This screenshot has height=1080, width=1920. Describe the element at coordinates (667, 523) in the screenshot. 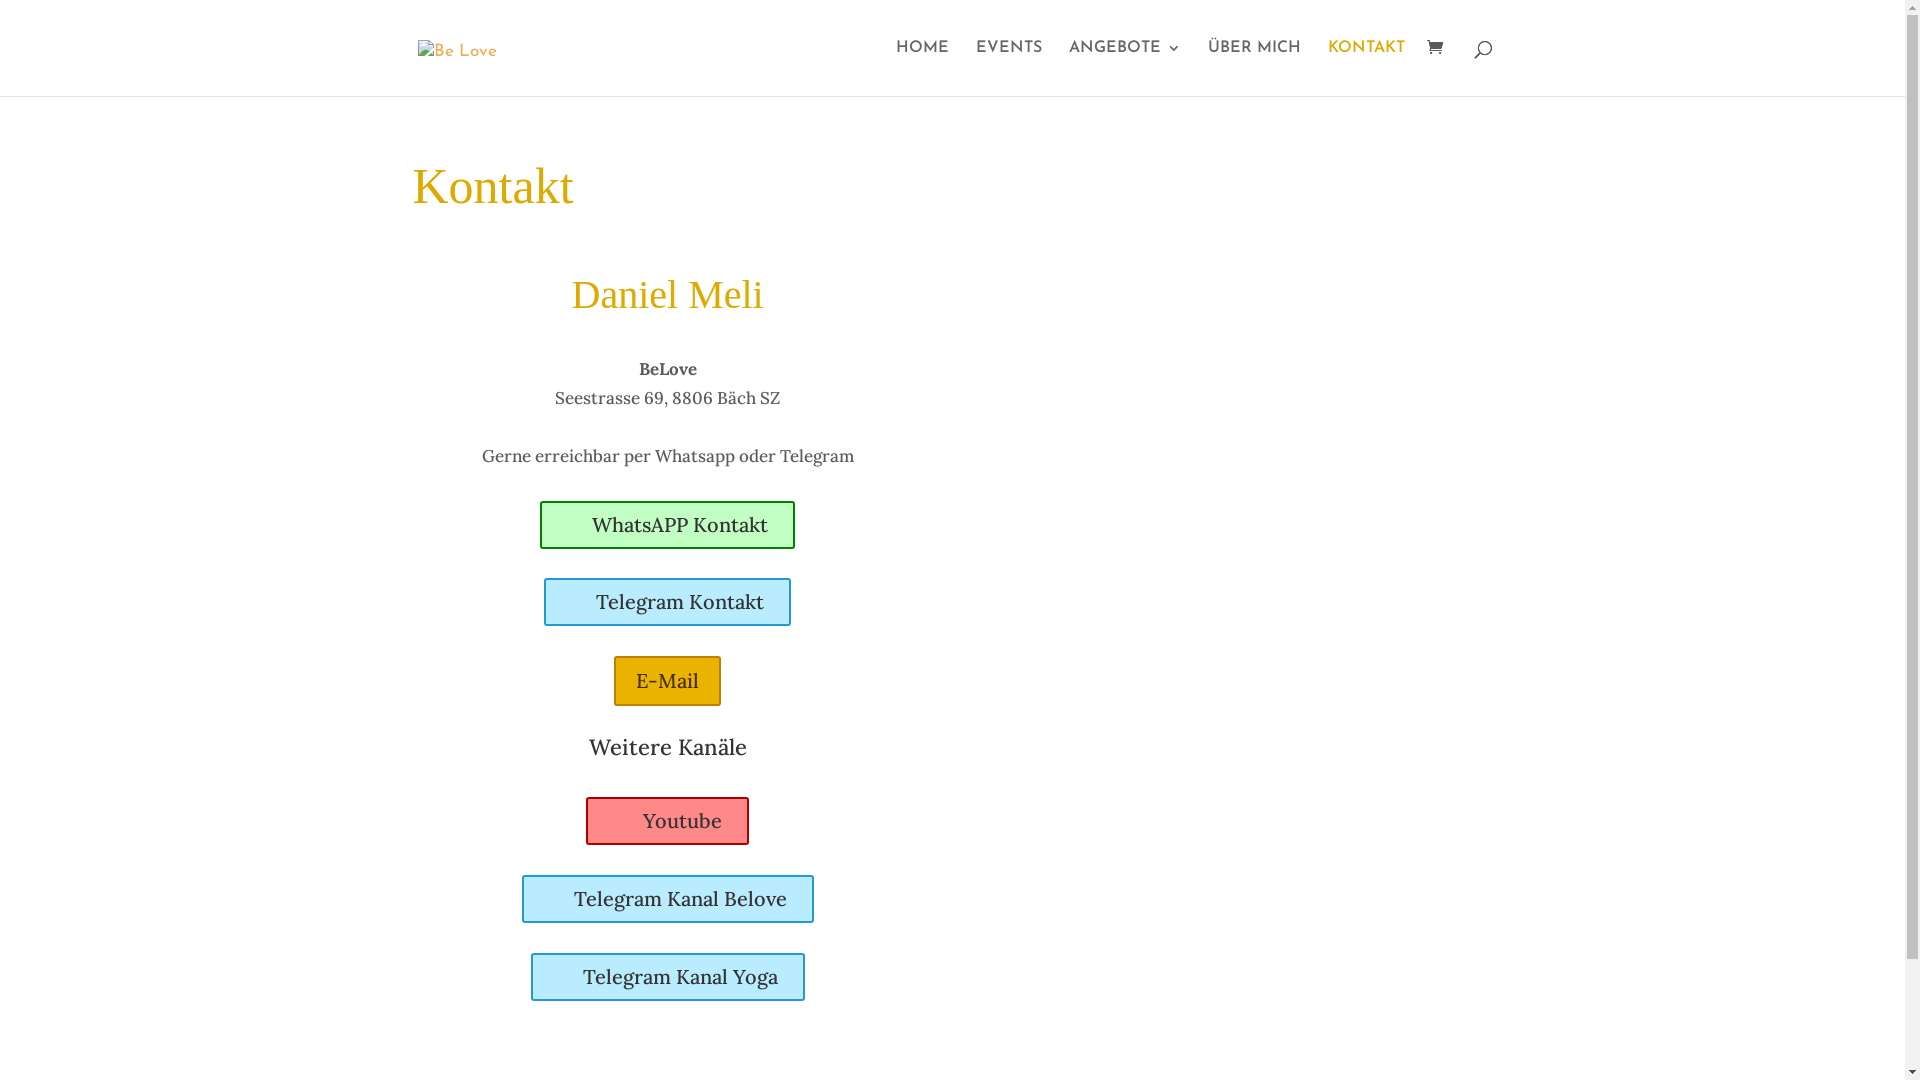

I see `'WhatsAPP Kontakt'` at that location.